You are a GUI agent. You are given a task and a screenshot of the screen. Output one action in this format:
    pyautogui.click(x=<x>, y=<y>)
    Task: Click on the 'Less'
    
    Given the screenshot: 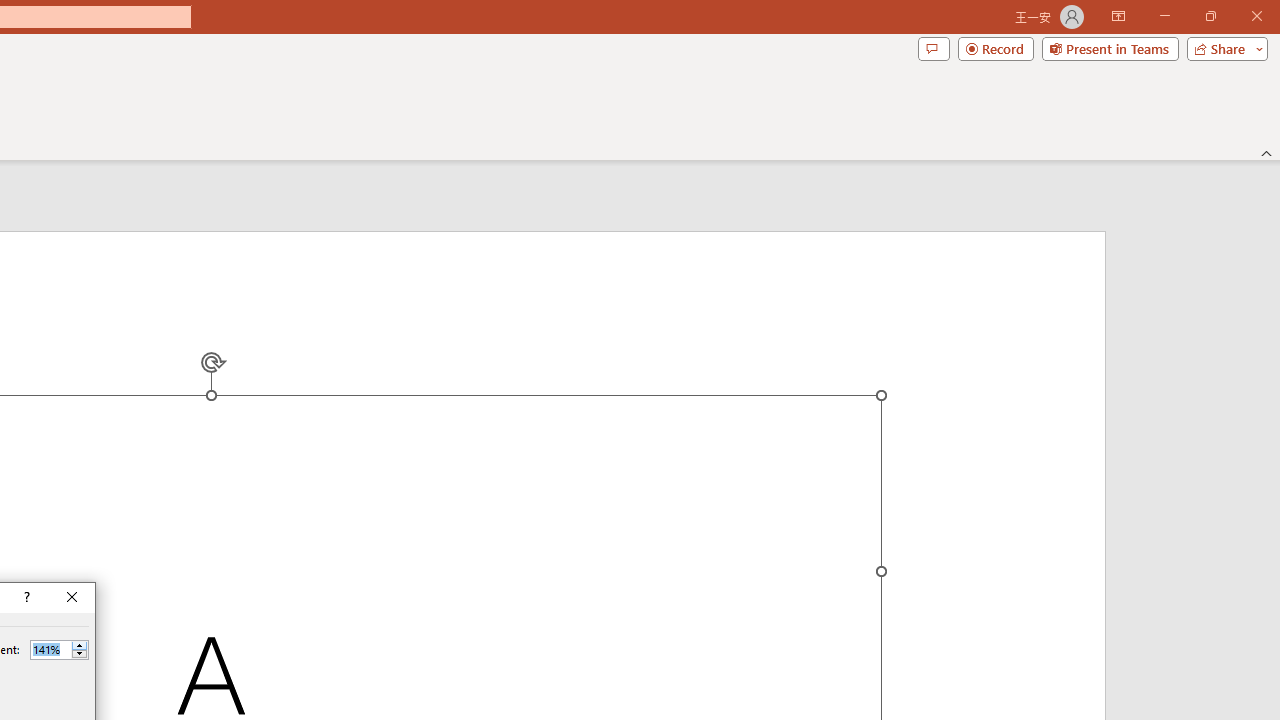 What is the action you would take?
    pyautogui.click(x=79, y=654)
    